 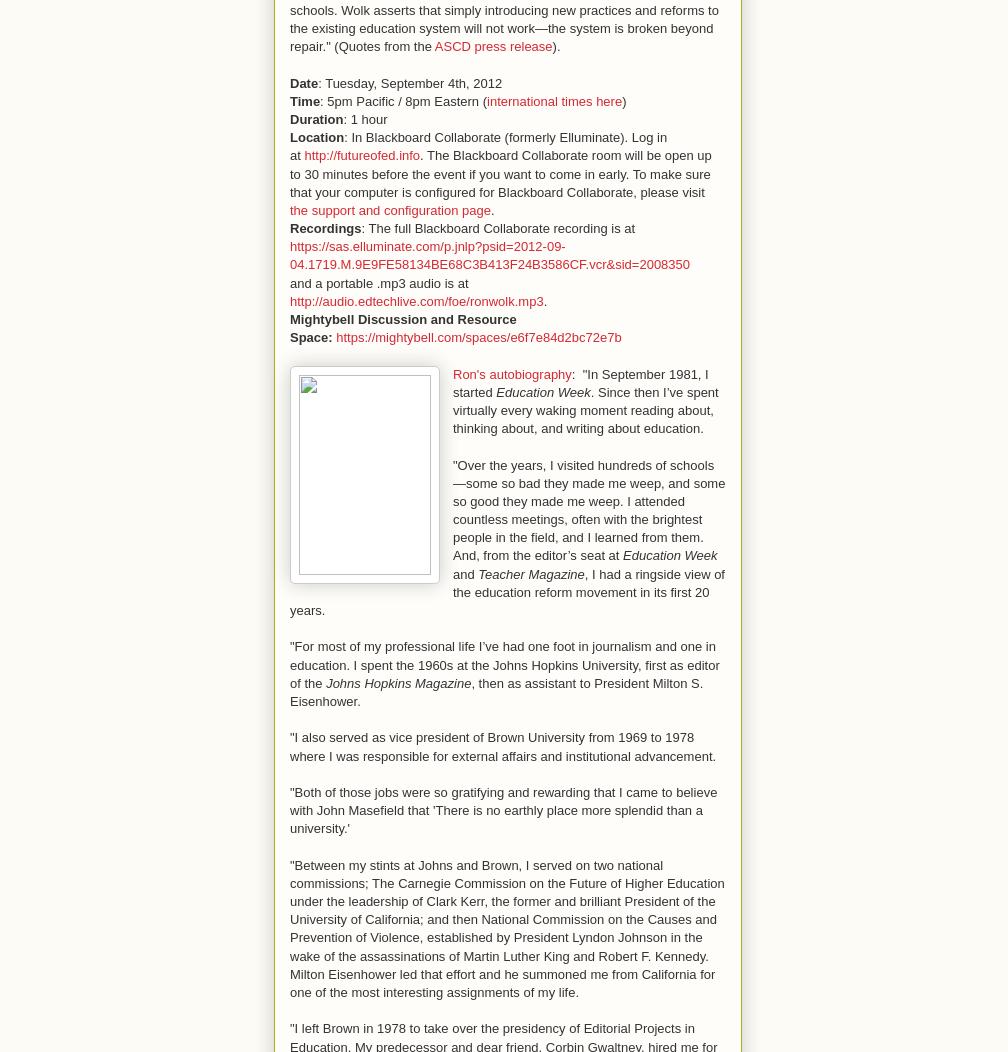 I want to click on 'Recordings', so click(x=325, y=227).